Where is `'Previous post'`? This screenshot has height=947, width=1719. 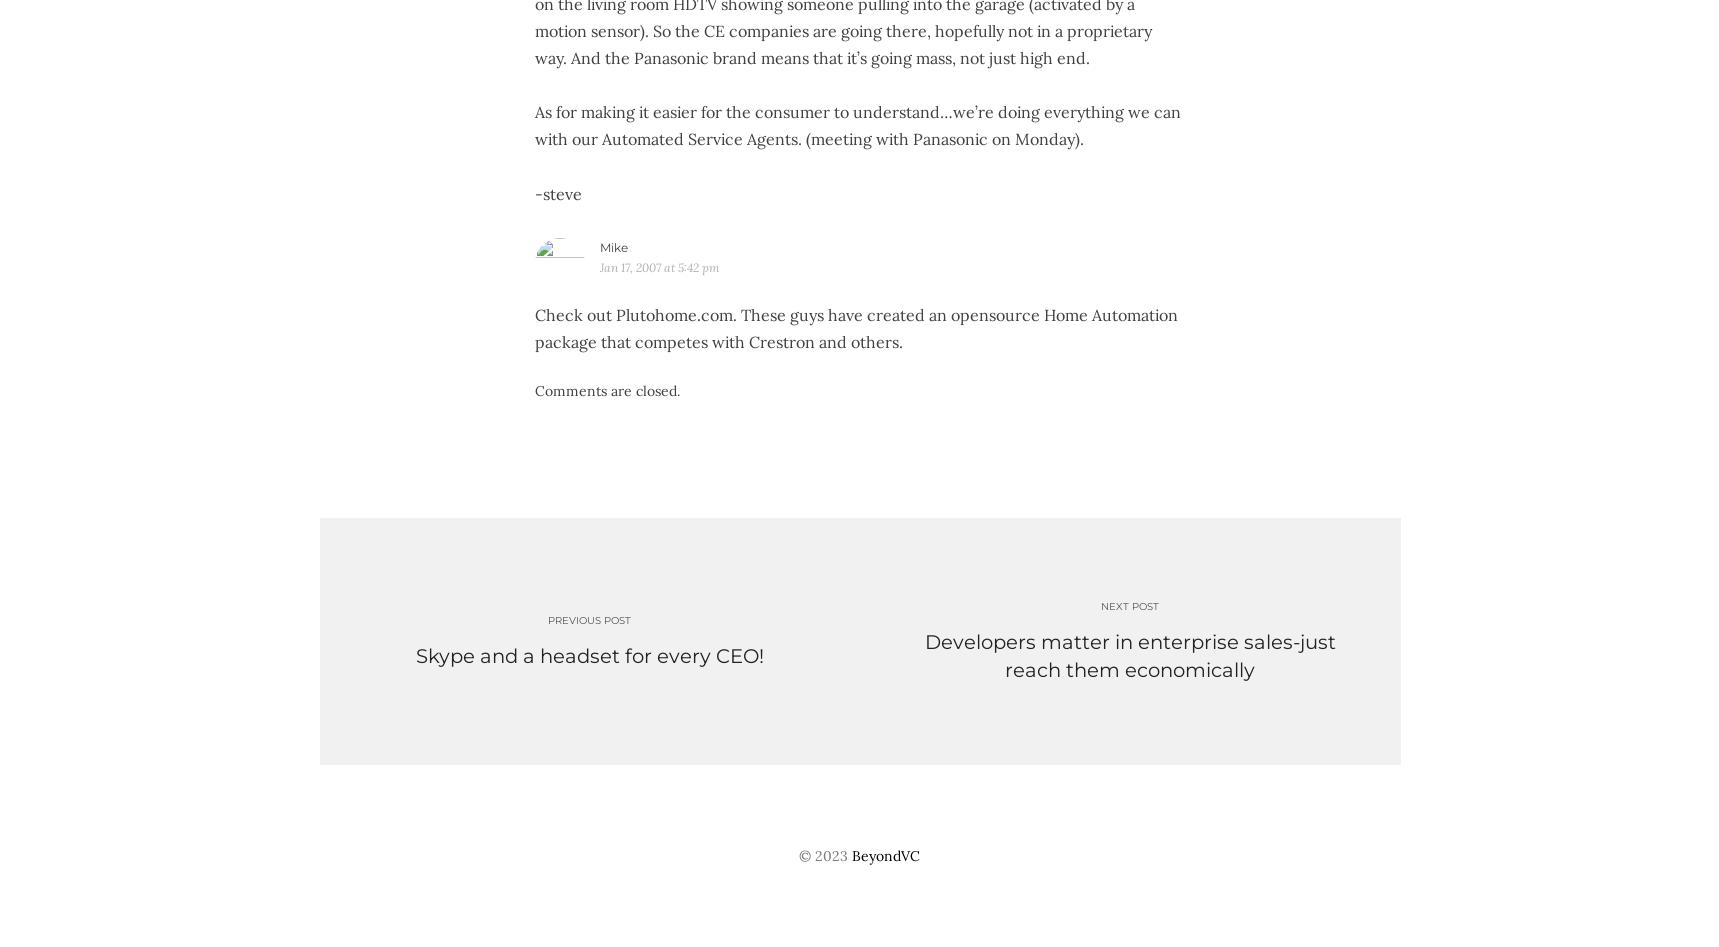
'Previous post' is located at coordinates (589, 619).